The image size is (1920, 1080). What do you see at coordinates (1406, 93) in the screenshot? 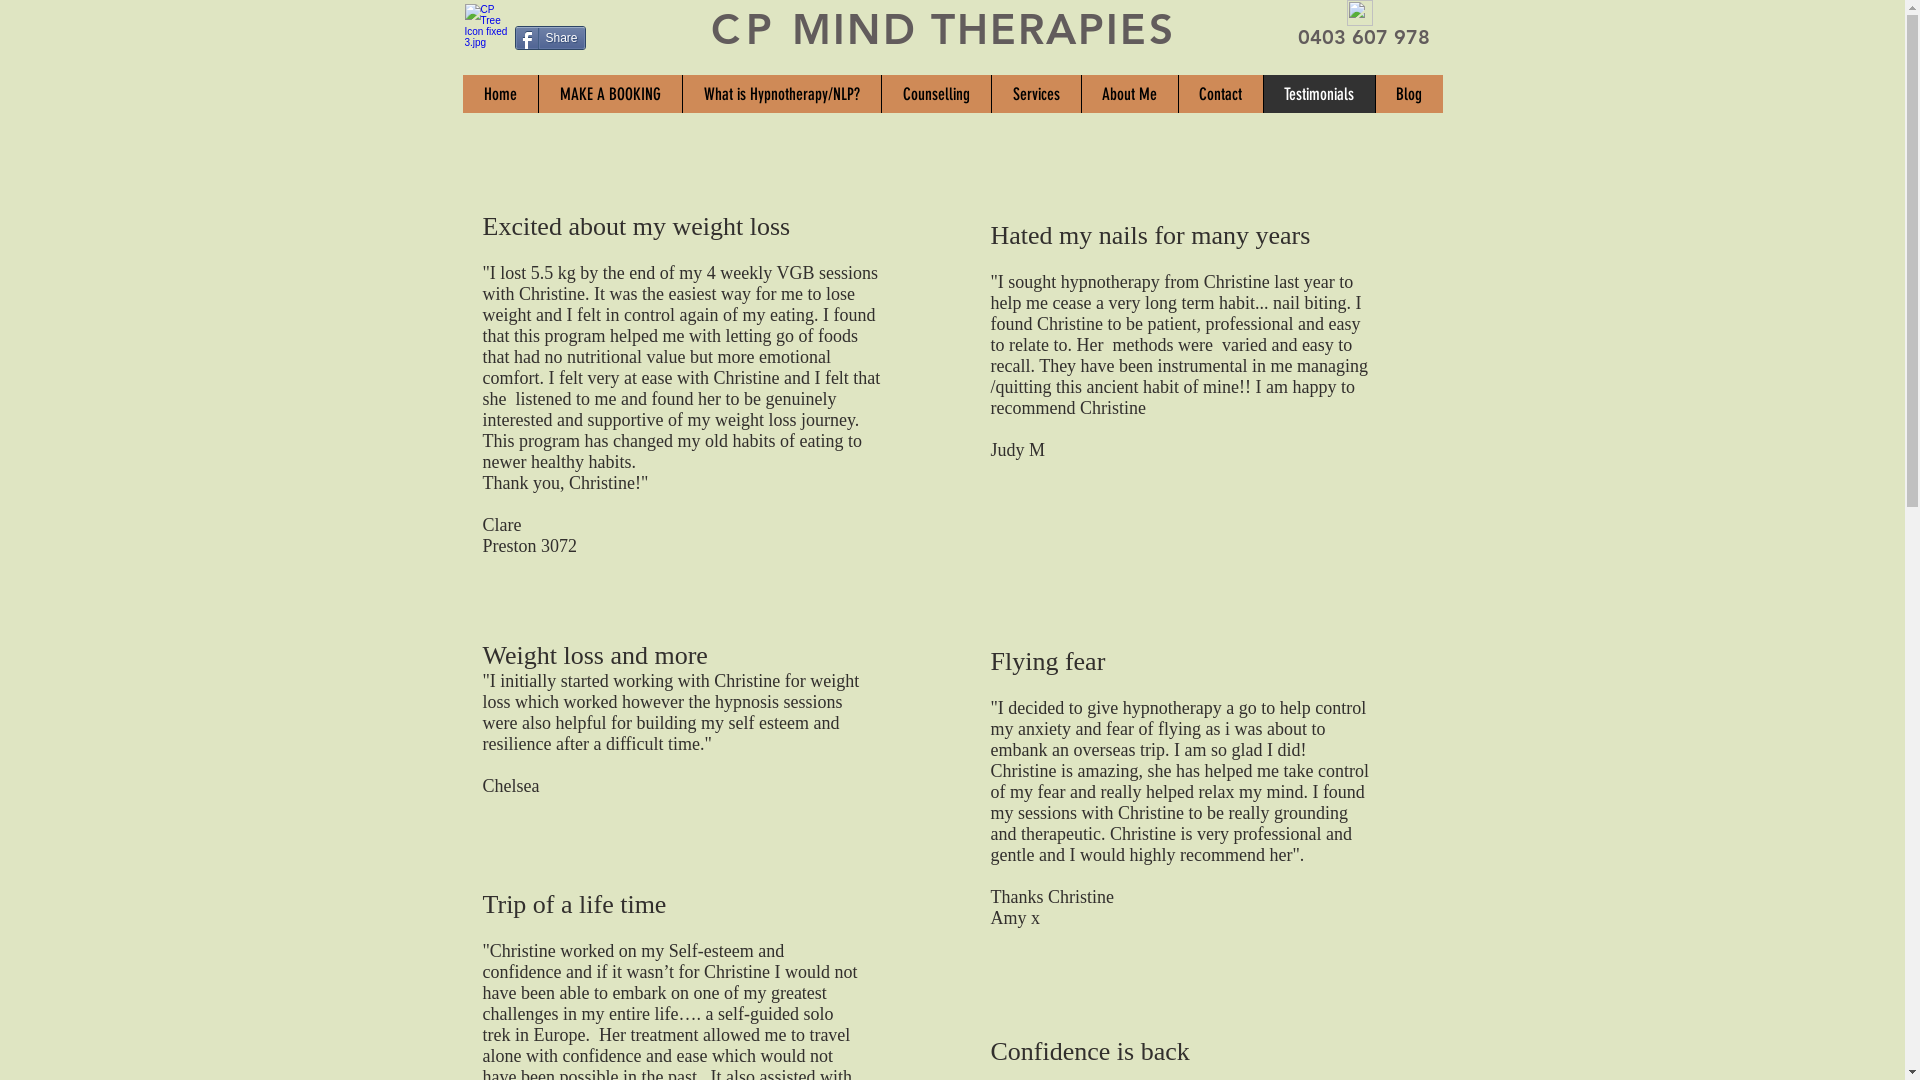
I see `'Blog'` at bounding box center [1406, 93].